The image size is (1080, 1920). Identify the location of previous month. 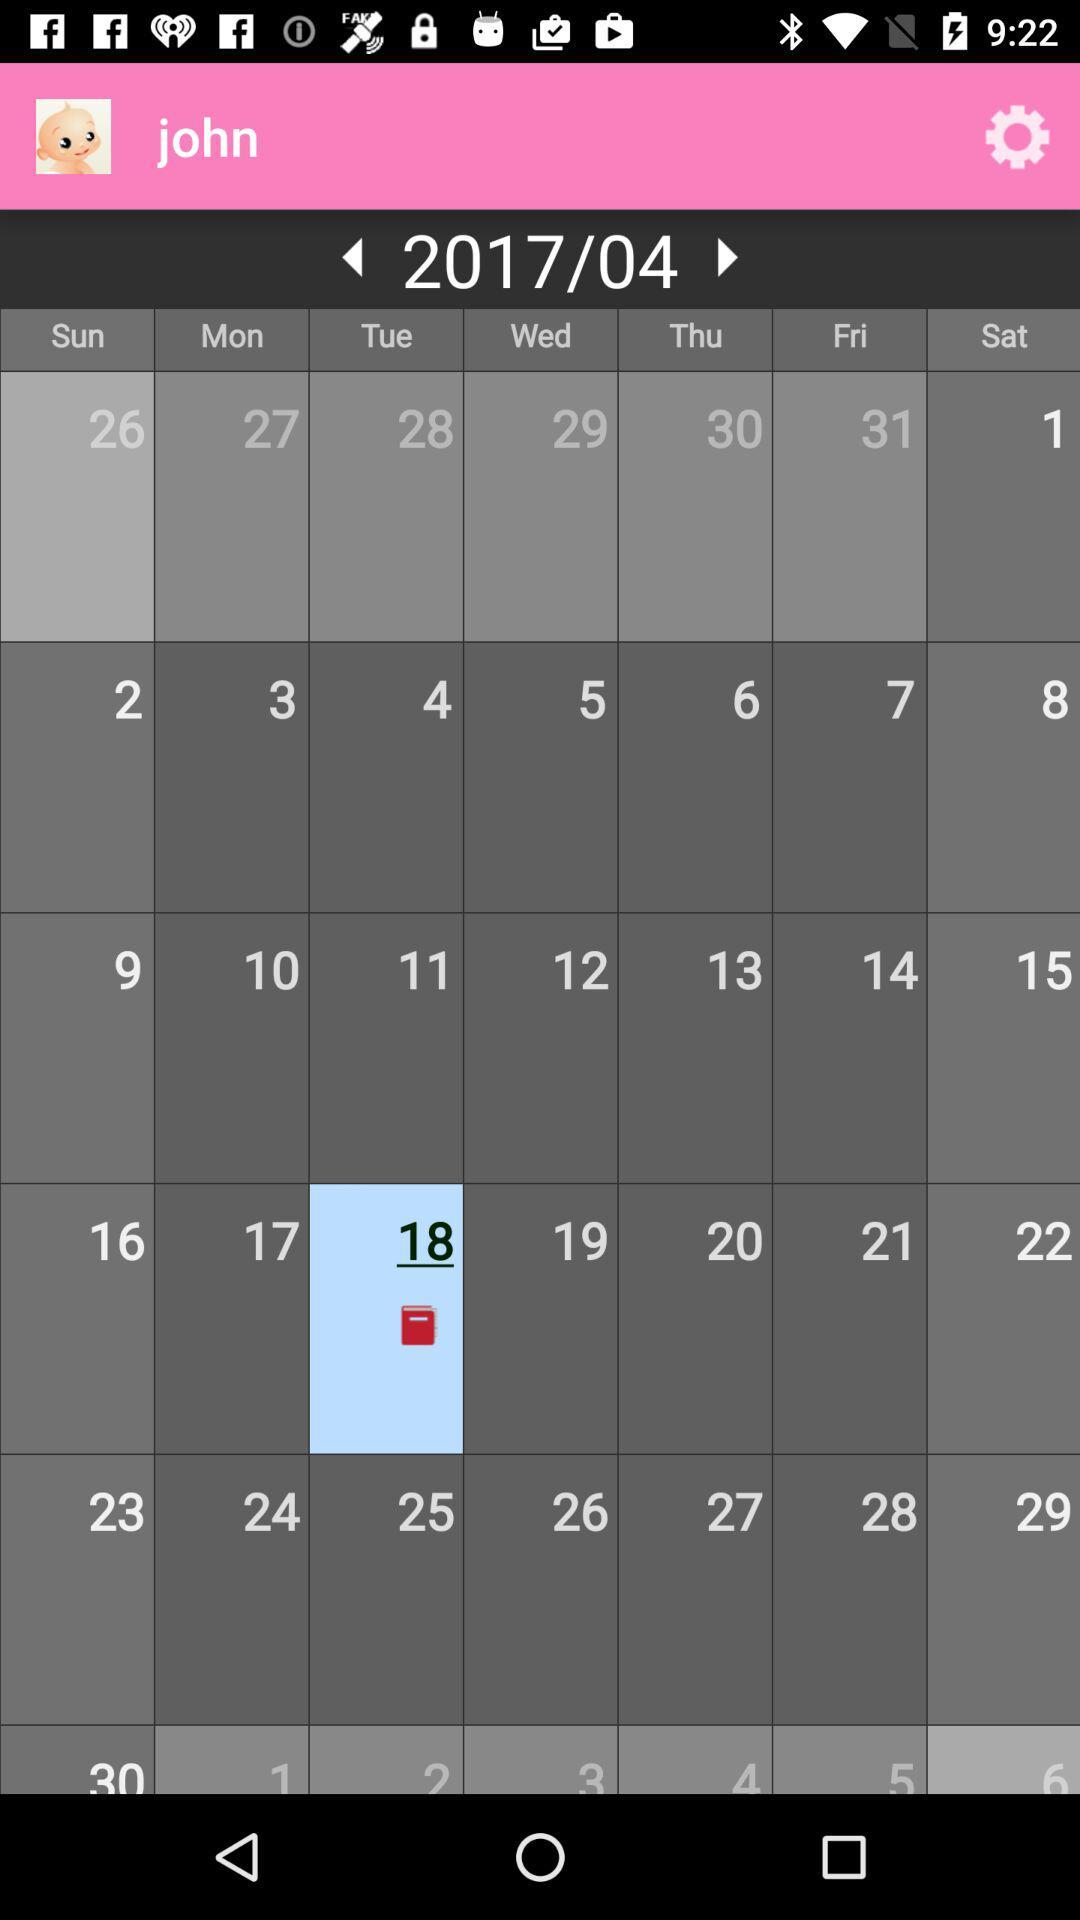
(353, 256).